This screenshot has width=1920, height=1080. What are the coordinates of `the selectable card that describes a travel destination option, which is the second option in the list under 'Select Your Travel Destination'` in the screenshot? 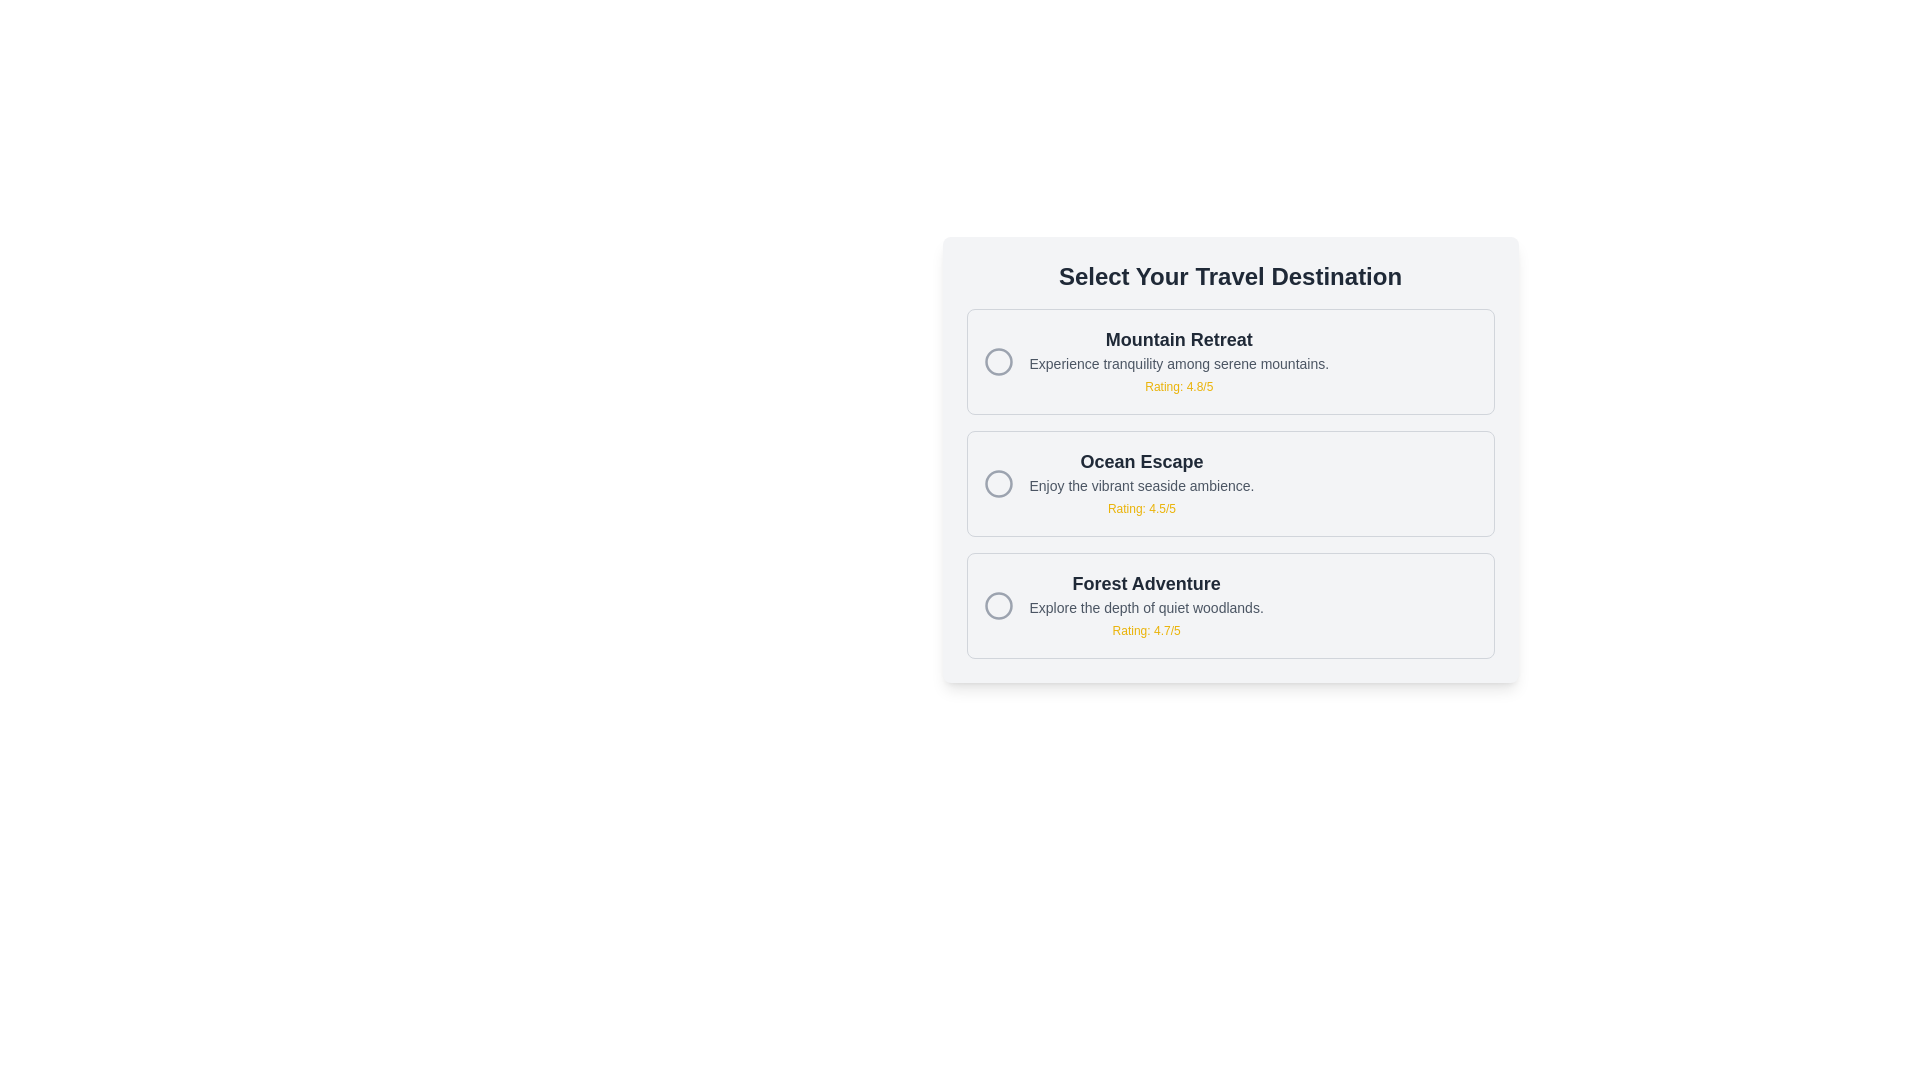 It's located at (1229, 459).